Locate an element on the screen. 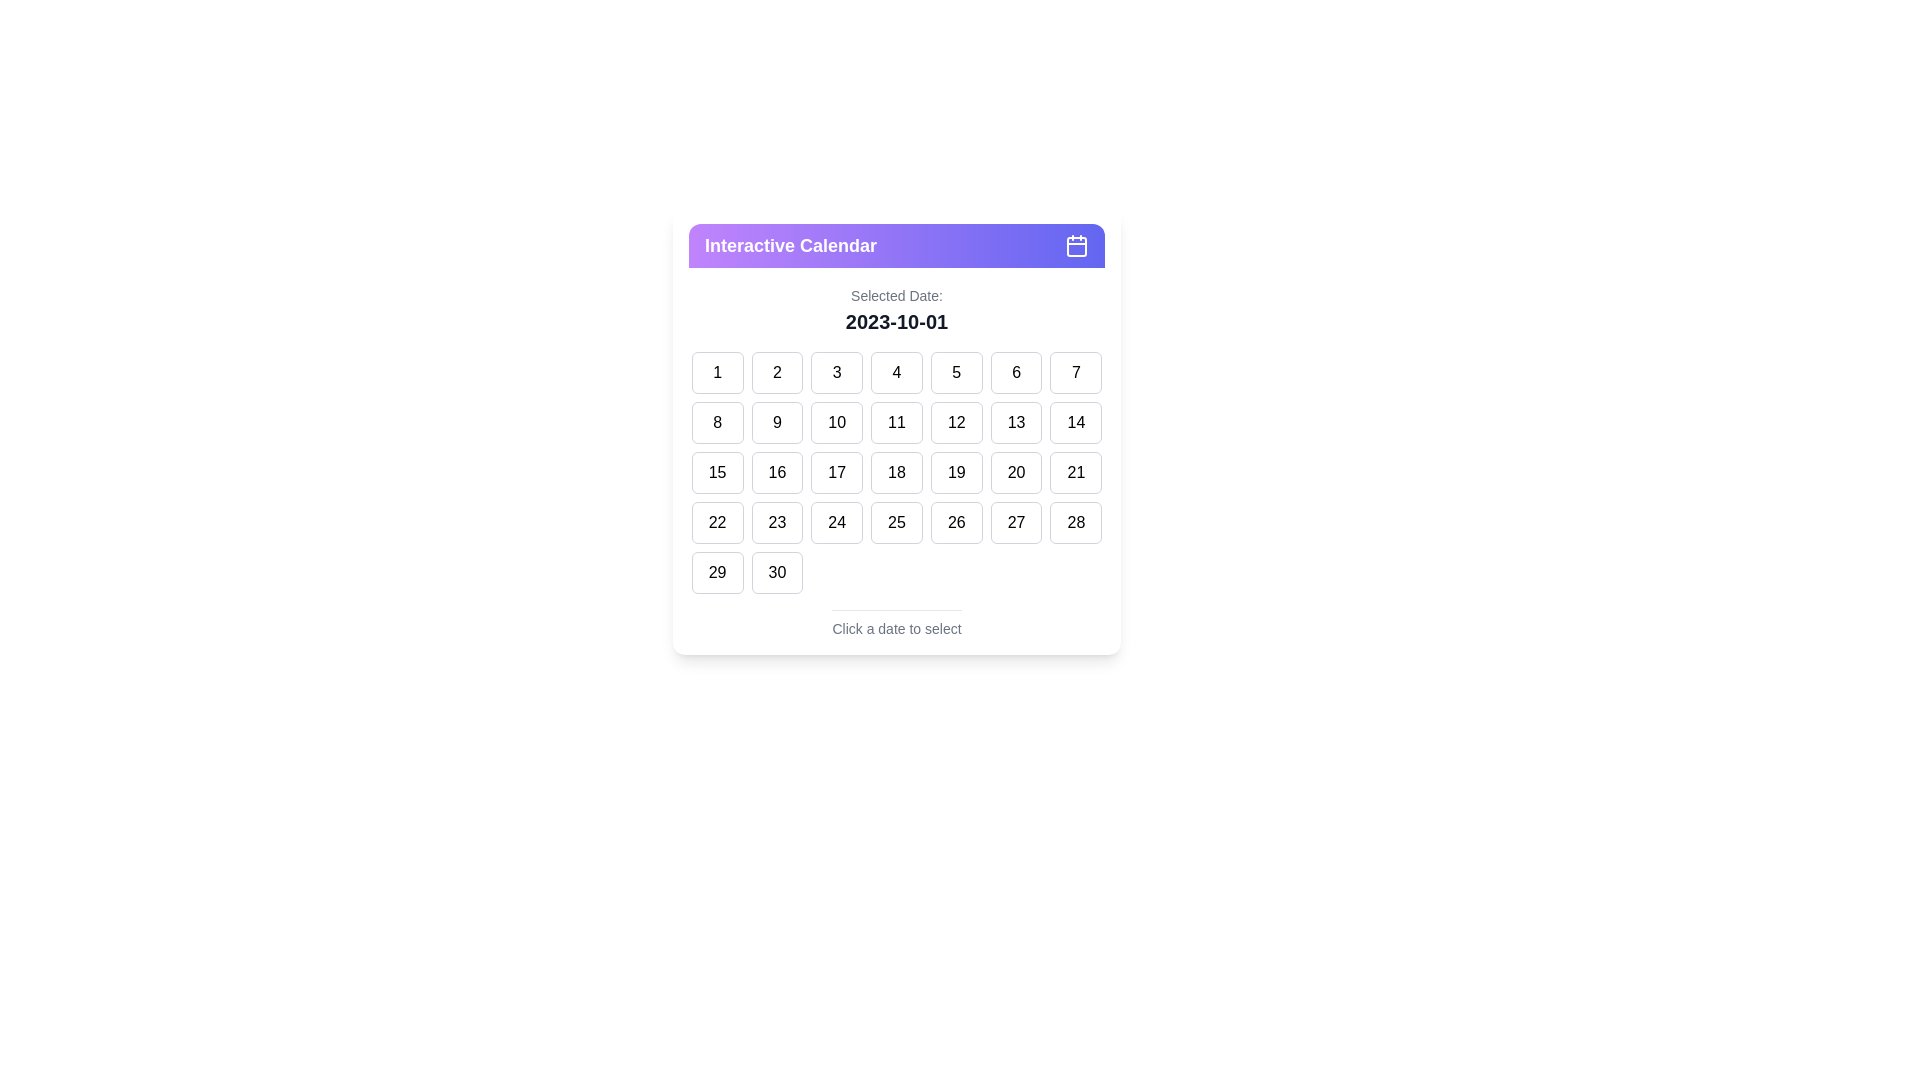 Image resolution: width=1920 pixels, height=1080 pixels. the button representing the selectable date '29' in the interactive calendar interface is located at coordinates (717, 573).